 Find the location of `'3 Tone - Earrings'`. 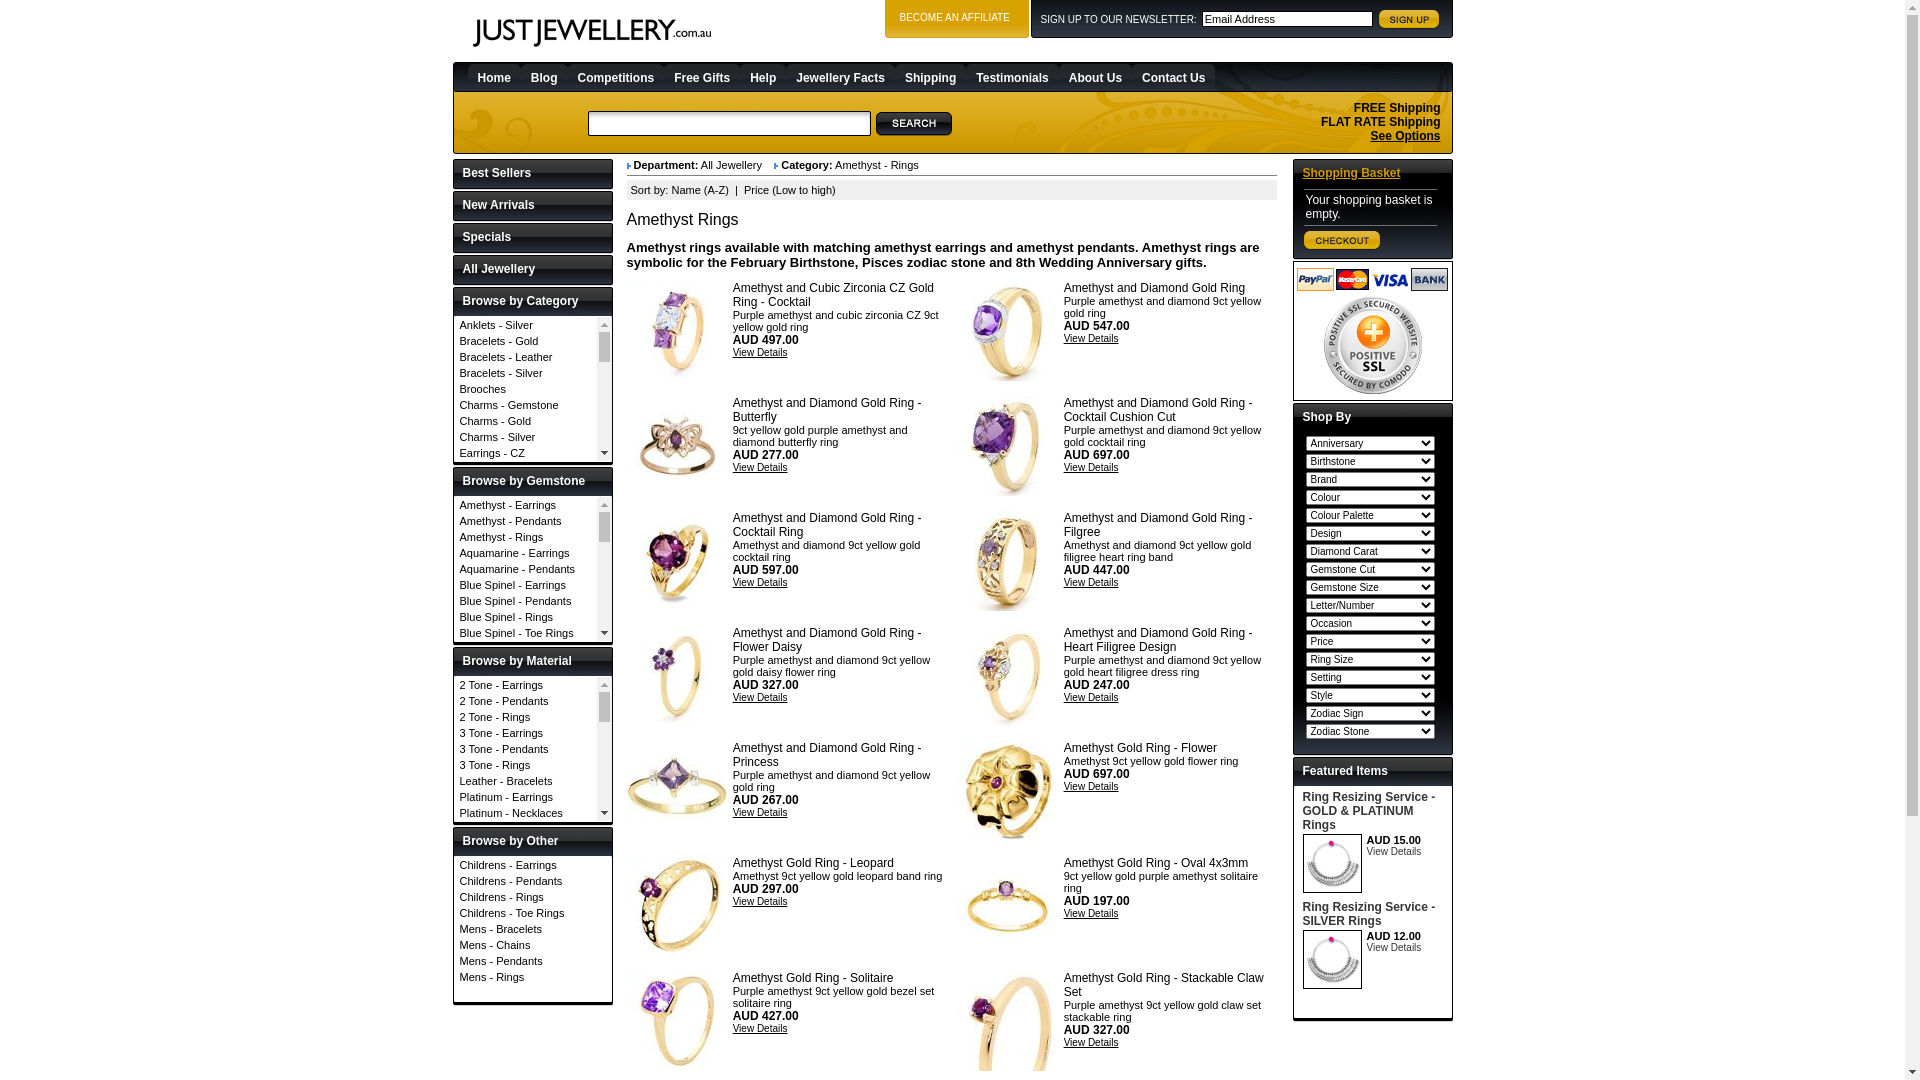

'3 Tone - Earrings' is located at coordinates (453, 732).